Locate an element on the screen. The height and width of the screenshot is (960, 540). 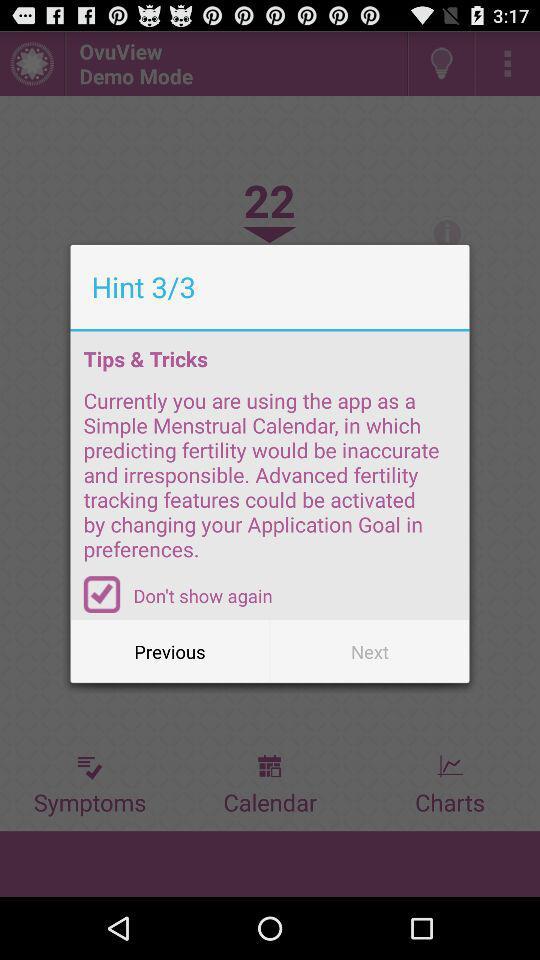
the icon next to next item is located at coordinates (170, 650).